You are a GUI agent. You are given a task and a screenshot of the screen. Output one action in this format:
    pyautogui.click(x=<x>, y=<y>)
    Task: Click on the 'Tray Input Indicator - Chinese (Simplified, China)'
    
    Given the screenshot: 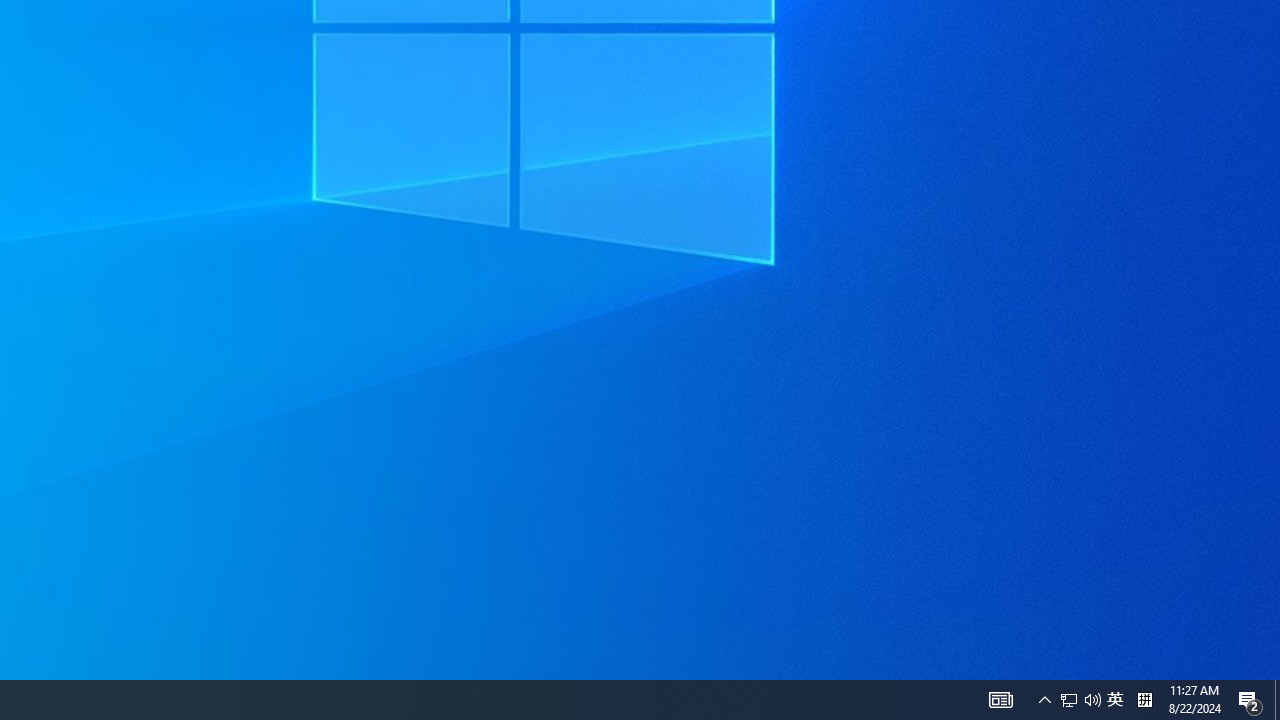 What is the action you would take?
    pyautogui.click(x=1144, y=698)
    